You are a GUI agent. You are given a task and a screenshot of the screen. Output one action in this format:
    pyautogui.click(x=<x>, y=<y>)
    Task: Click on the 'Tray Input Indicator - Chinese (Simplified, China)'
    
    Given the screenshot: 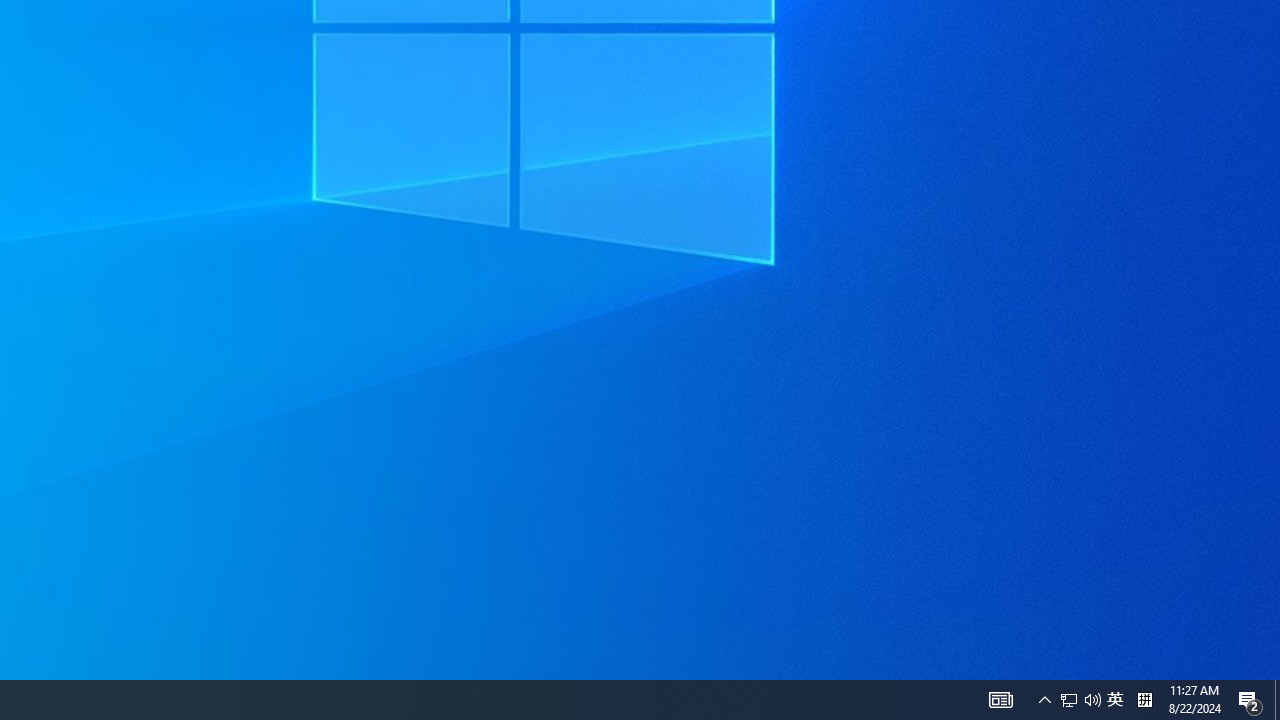 What is the action you would take?
    pyautogui.click(x=1144, y=698)
    